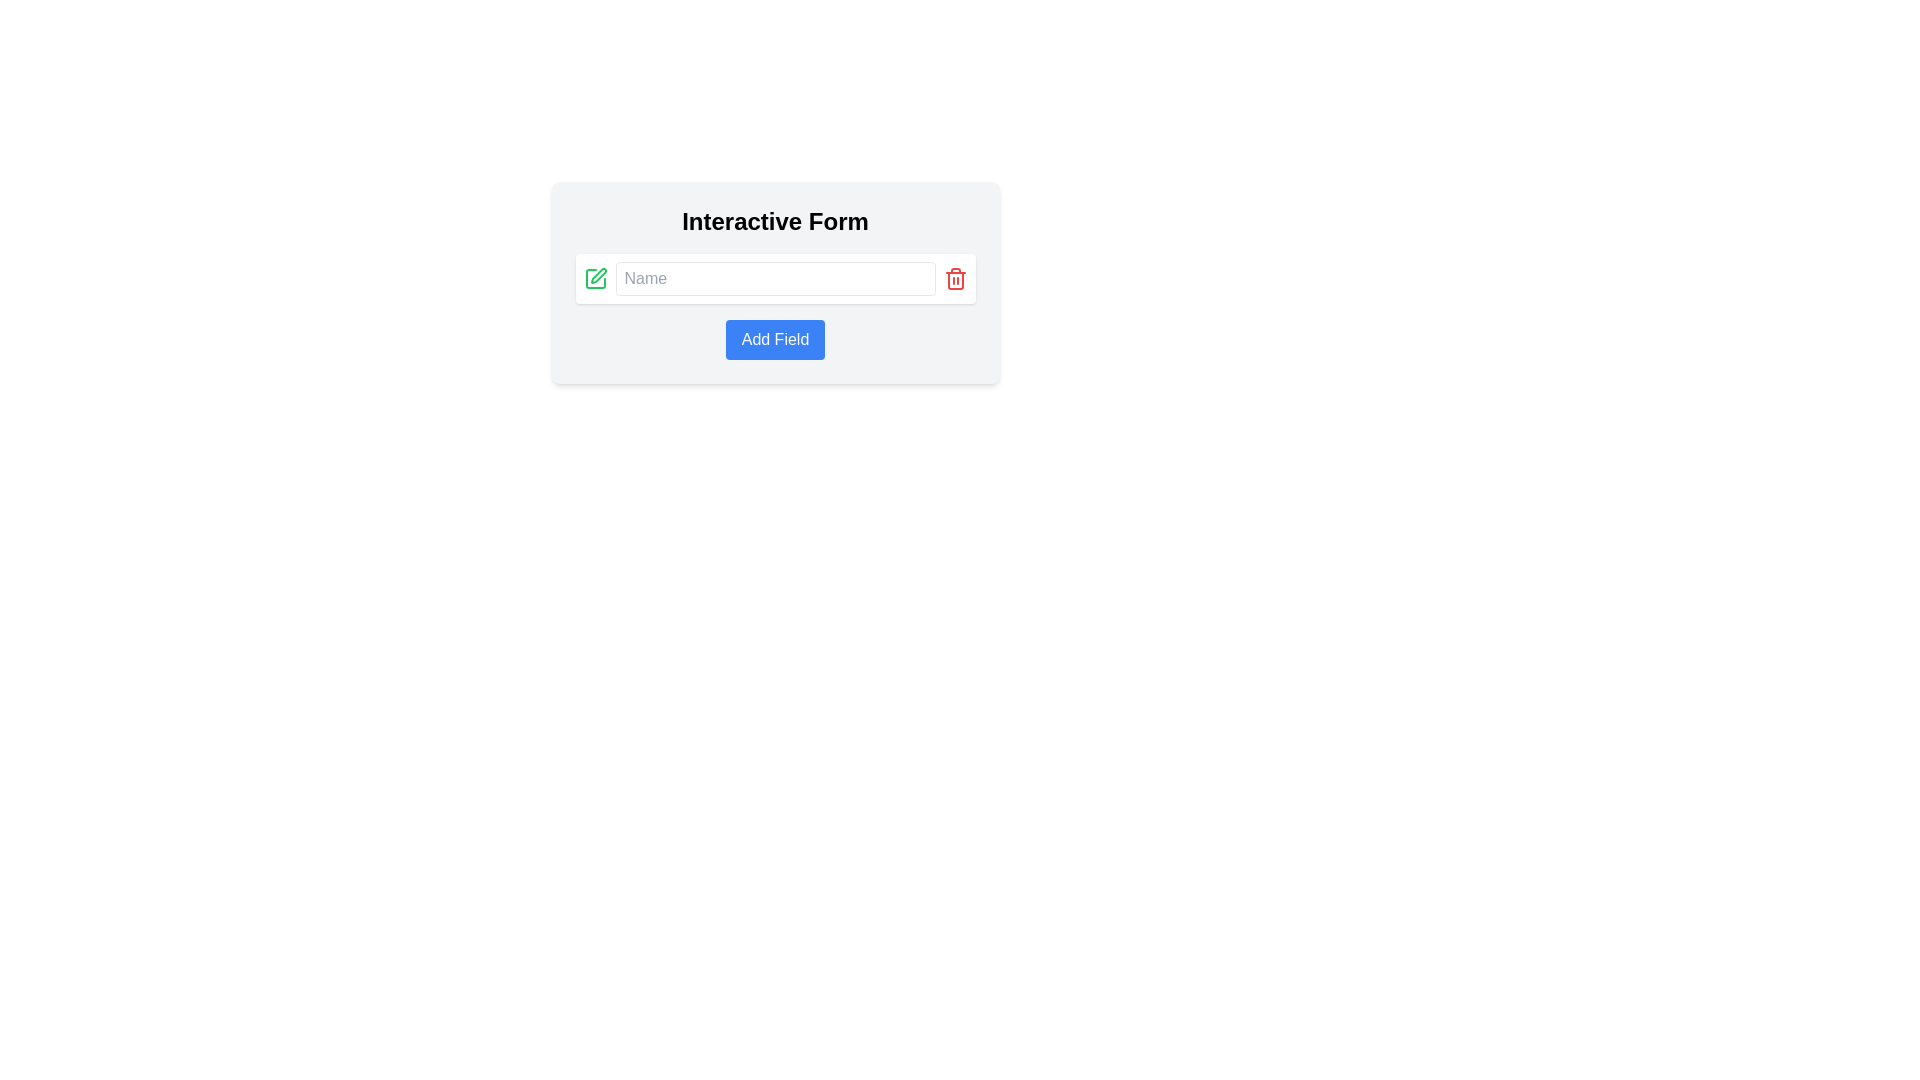 The width and height of the screenshot is (1920, 1080). I want to click on the 'Add Field' button with a blue background located in the 'Interactive Form' section, so click(774, 338).